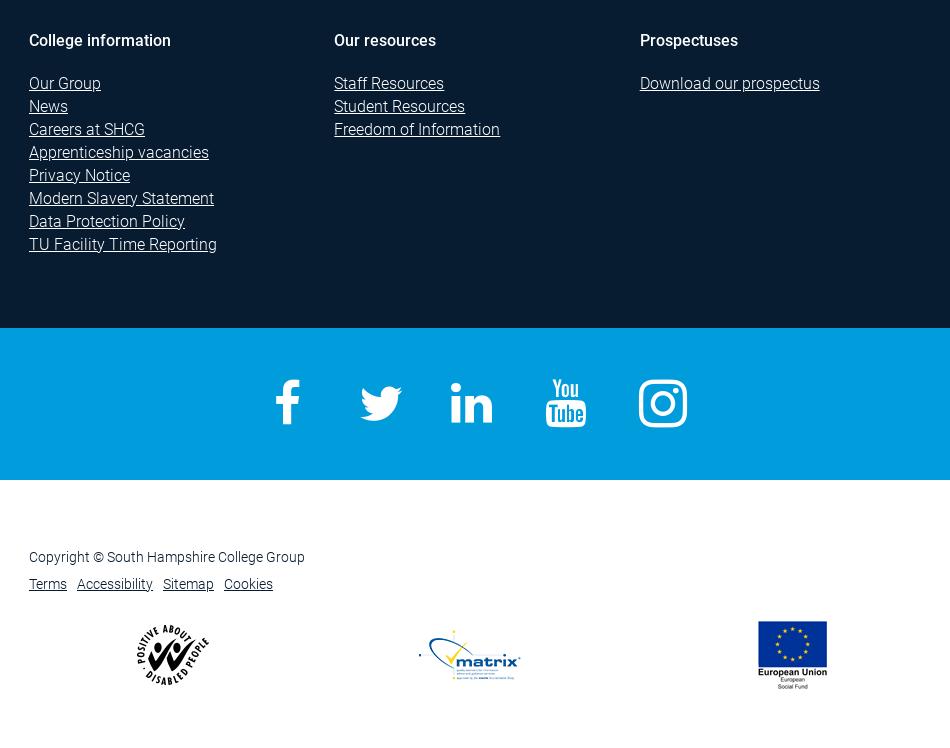  Describe the element at coordinates (167, 556) in the screenshot. I see `'Copyright © South Hampshire College Group'` at that location.